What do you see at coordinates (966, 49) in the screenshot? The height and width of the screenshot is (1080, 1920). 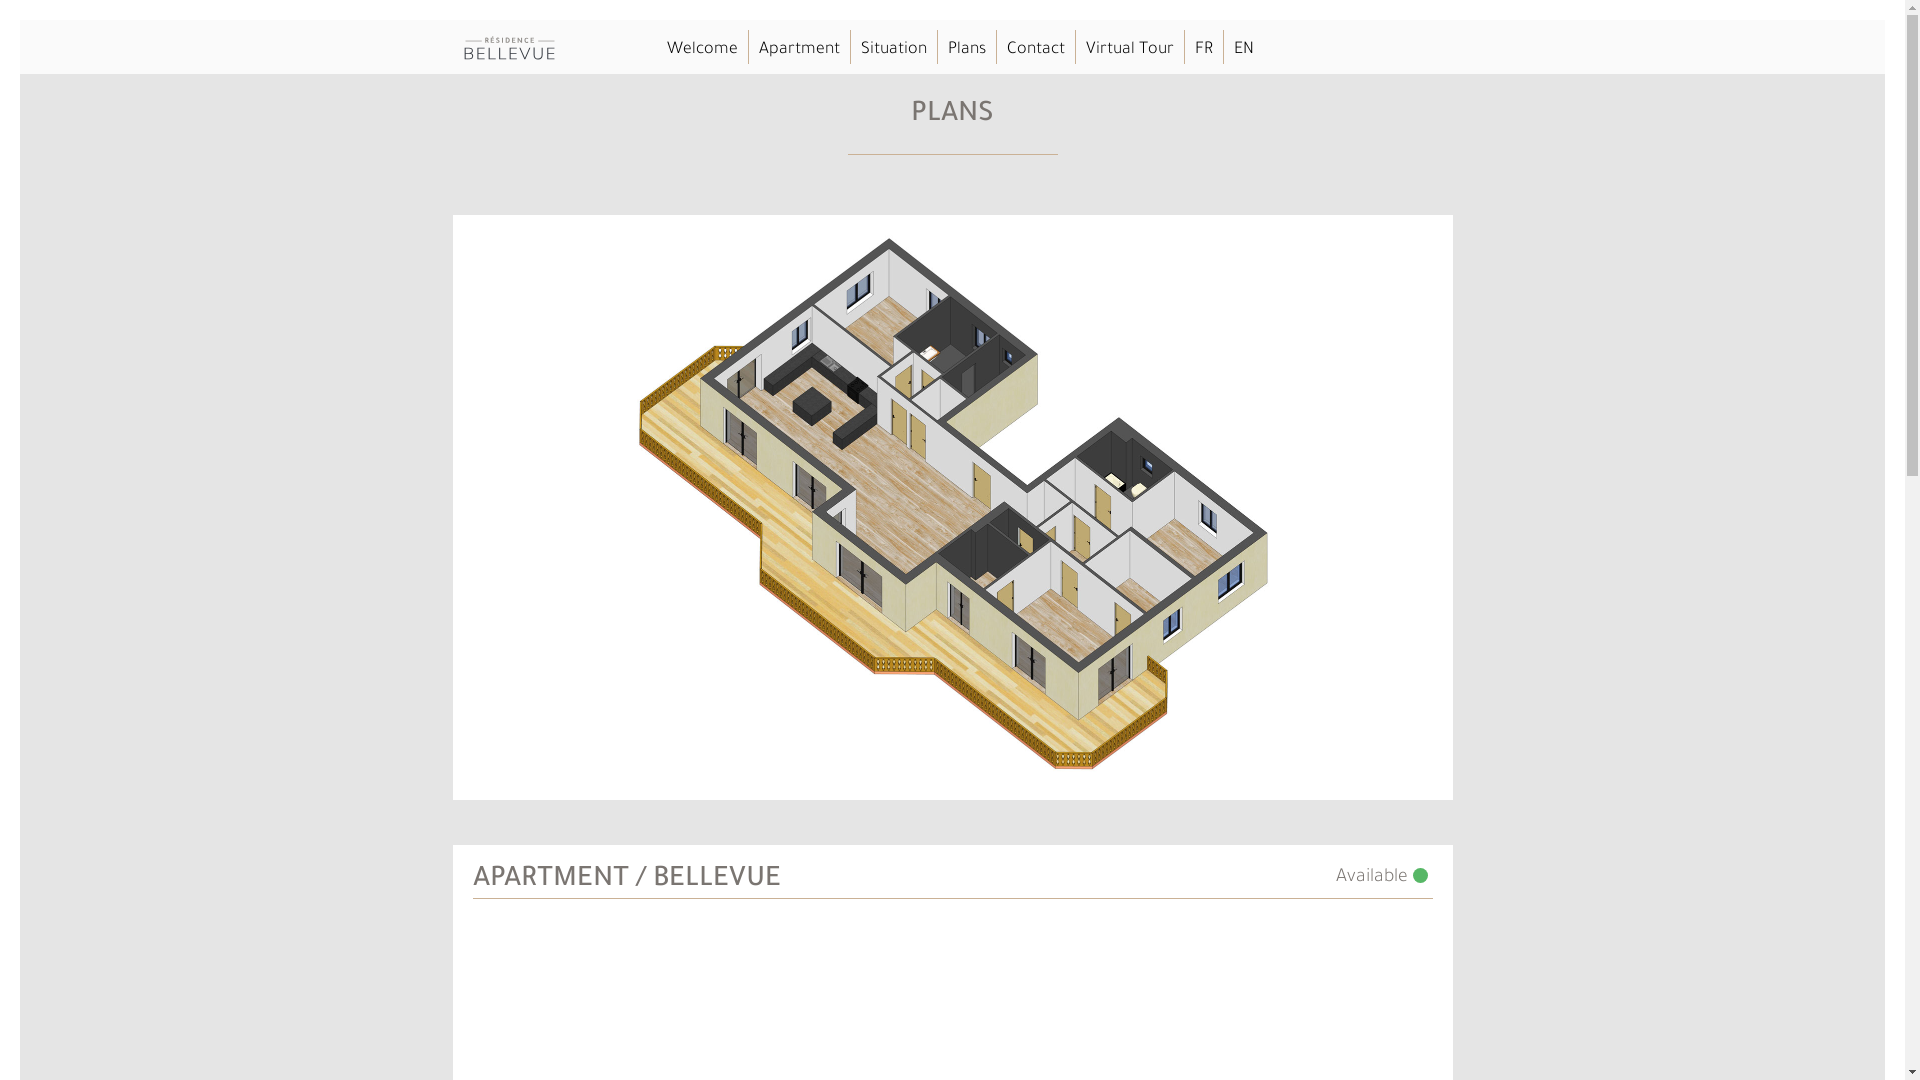 I see `'Plans'` at bounding box center [966, 49].